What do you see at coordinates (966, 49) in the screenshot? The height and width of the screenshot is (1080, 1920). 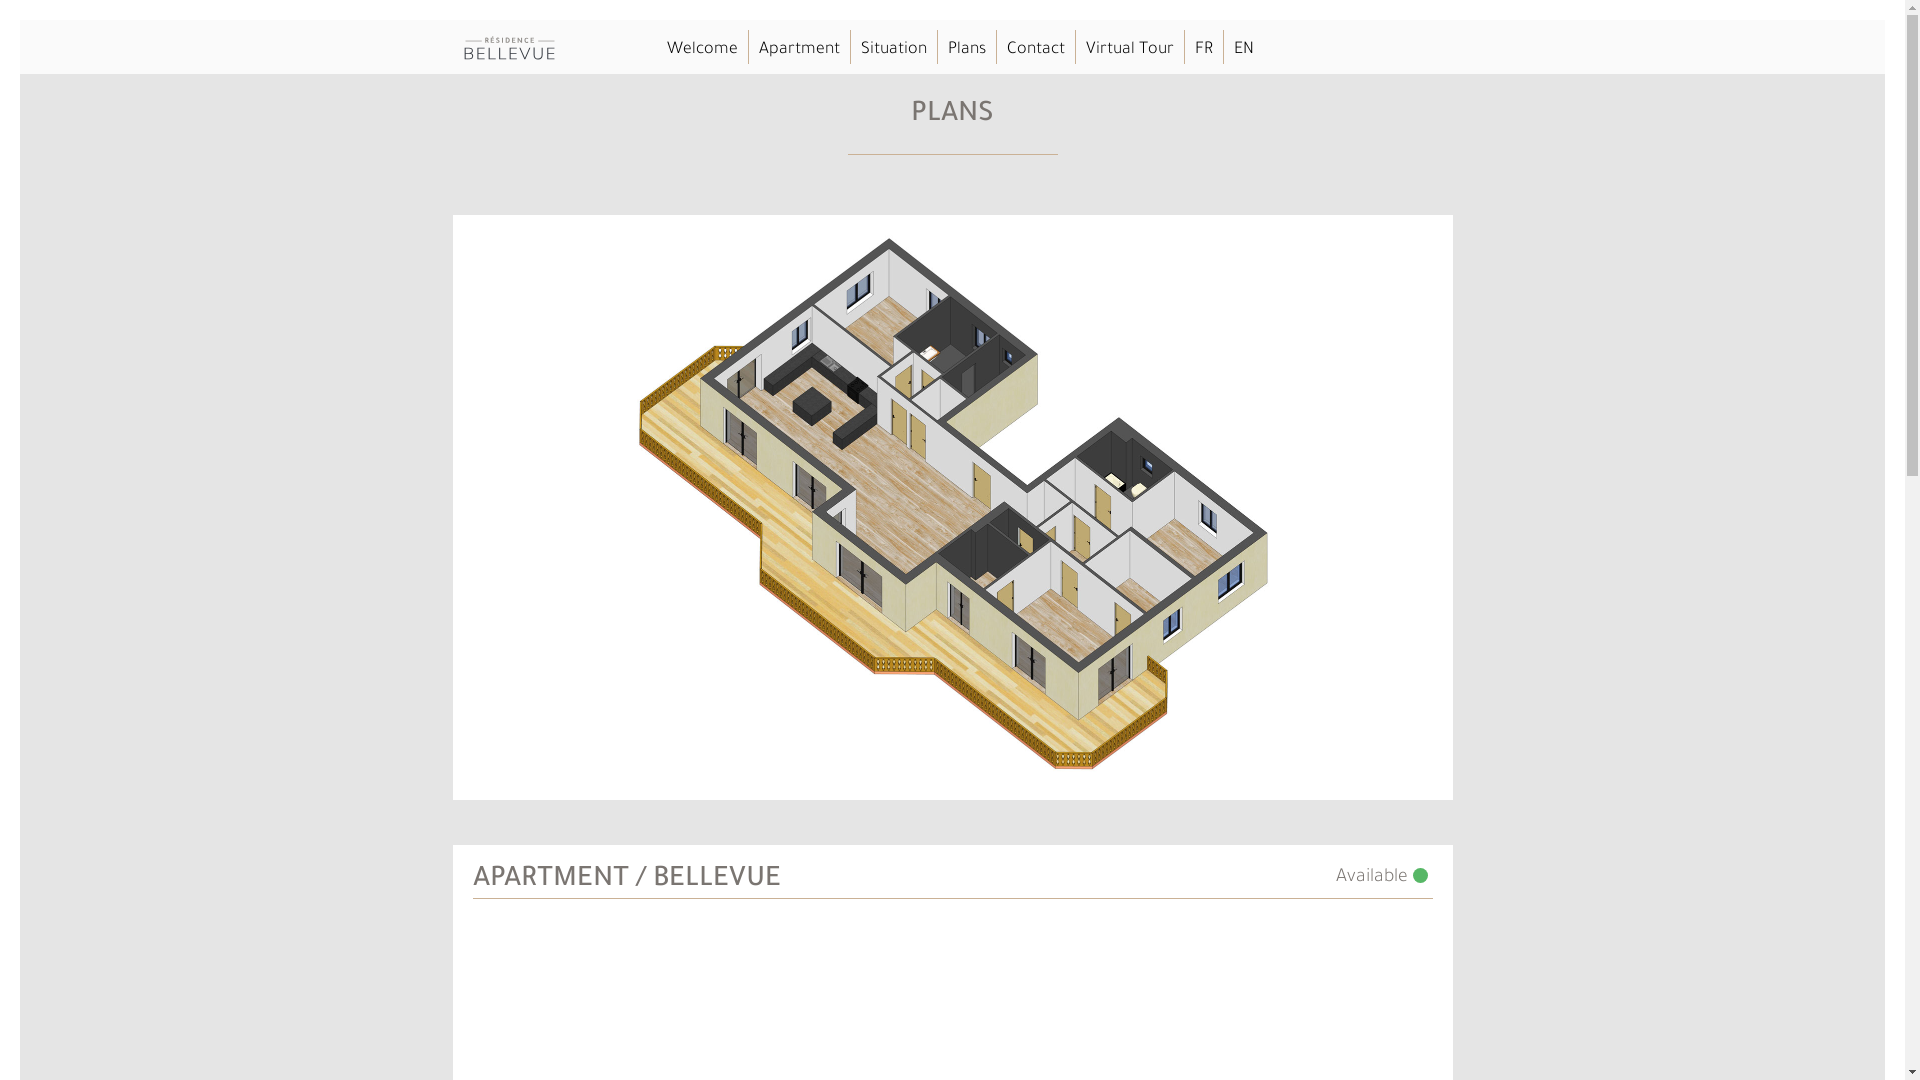 I see `'Plans'` at bounding box center [966, 49].